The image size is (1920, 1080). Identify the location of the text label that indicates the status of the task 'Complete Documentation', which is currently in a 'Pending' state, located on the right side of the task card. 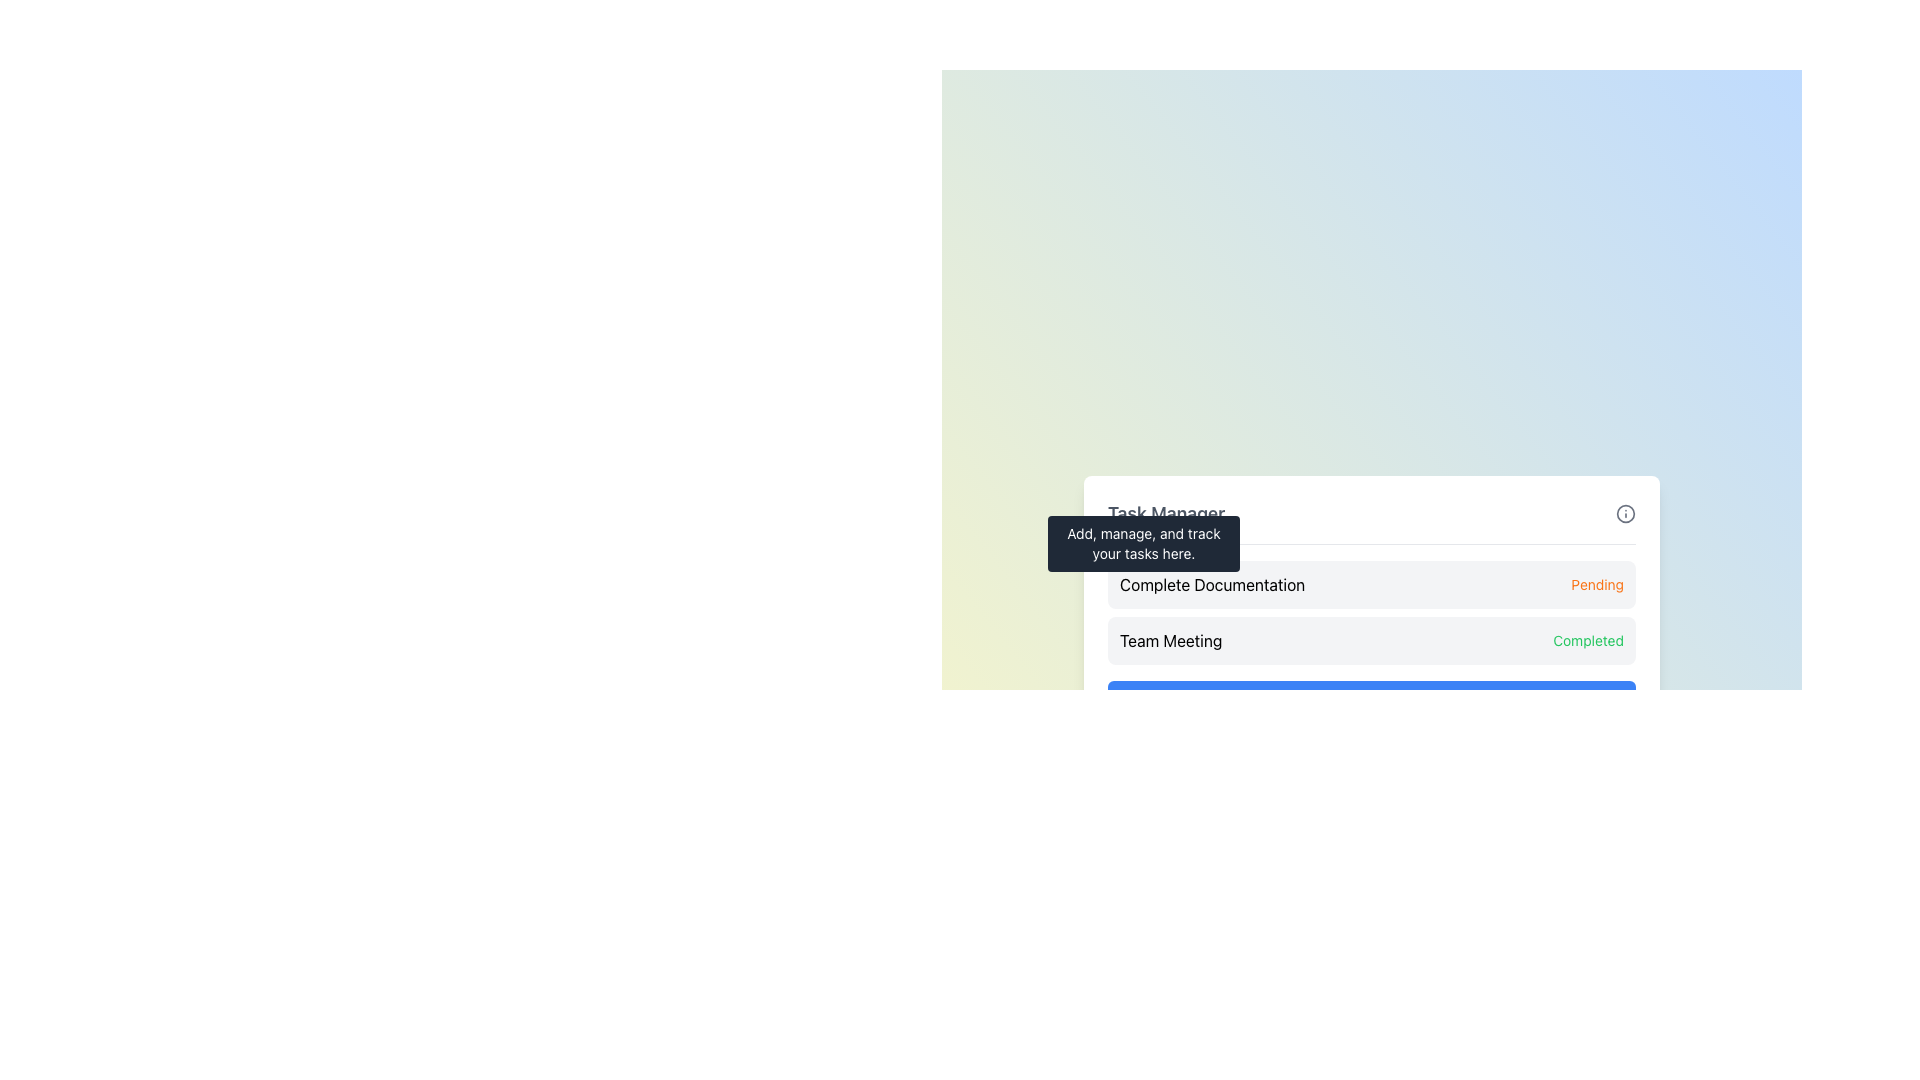
(1596, 584).